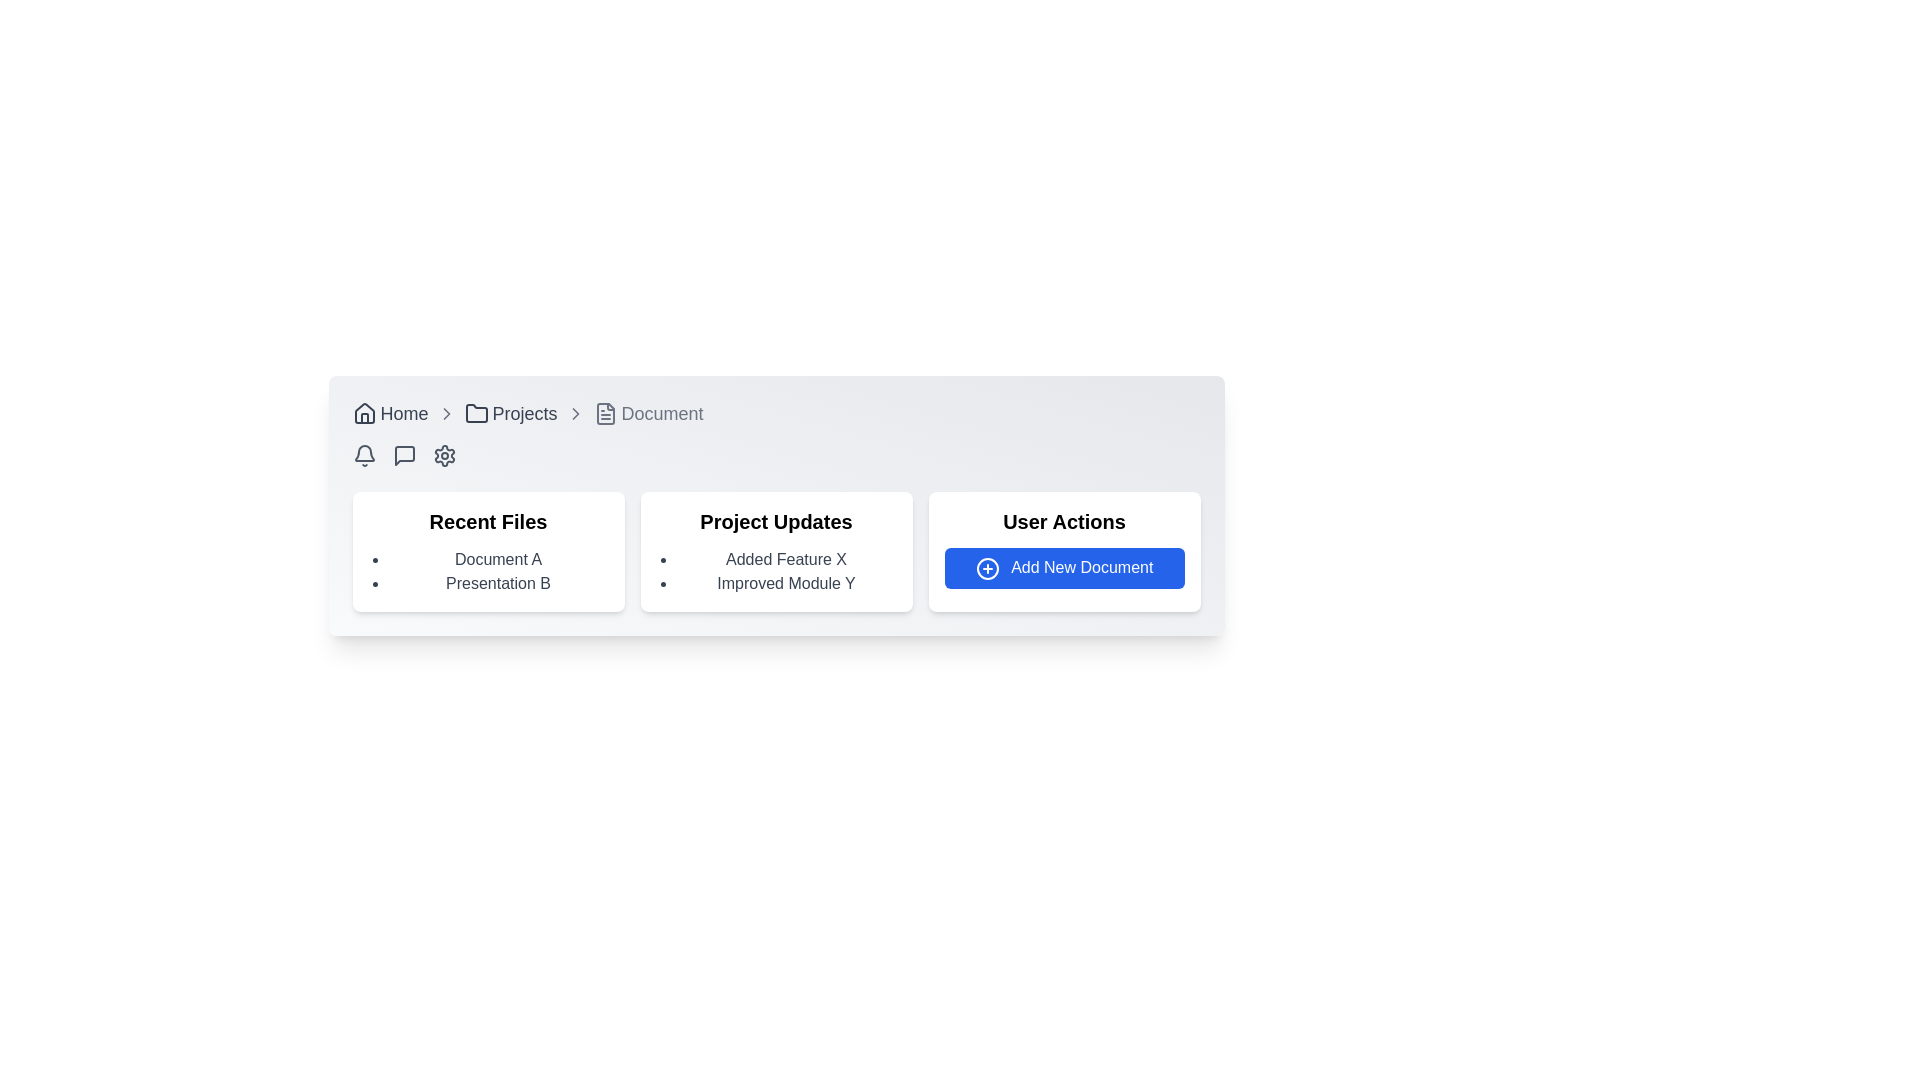  Describe the element at coordinates (1063, 520) in the screenshot. I see `the 'User Actions' text header located at the top of the card component on the right-most side of a group of three similar cards` at that location.